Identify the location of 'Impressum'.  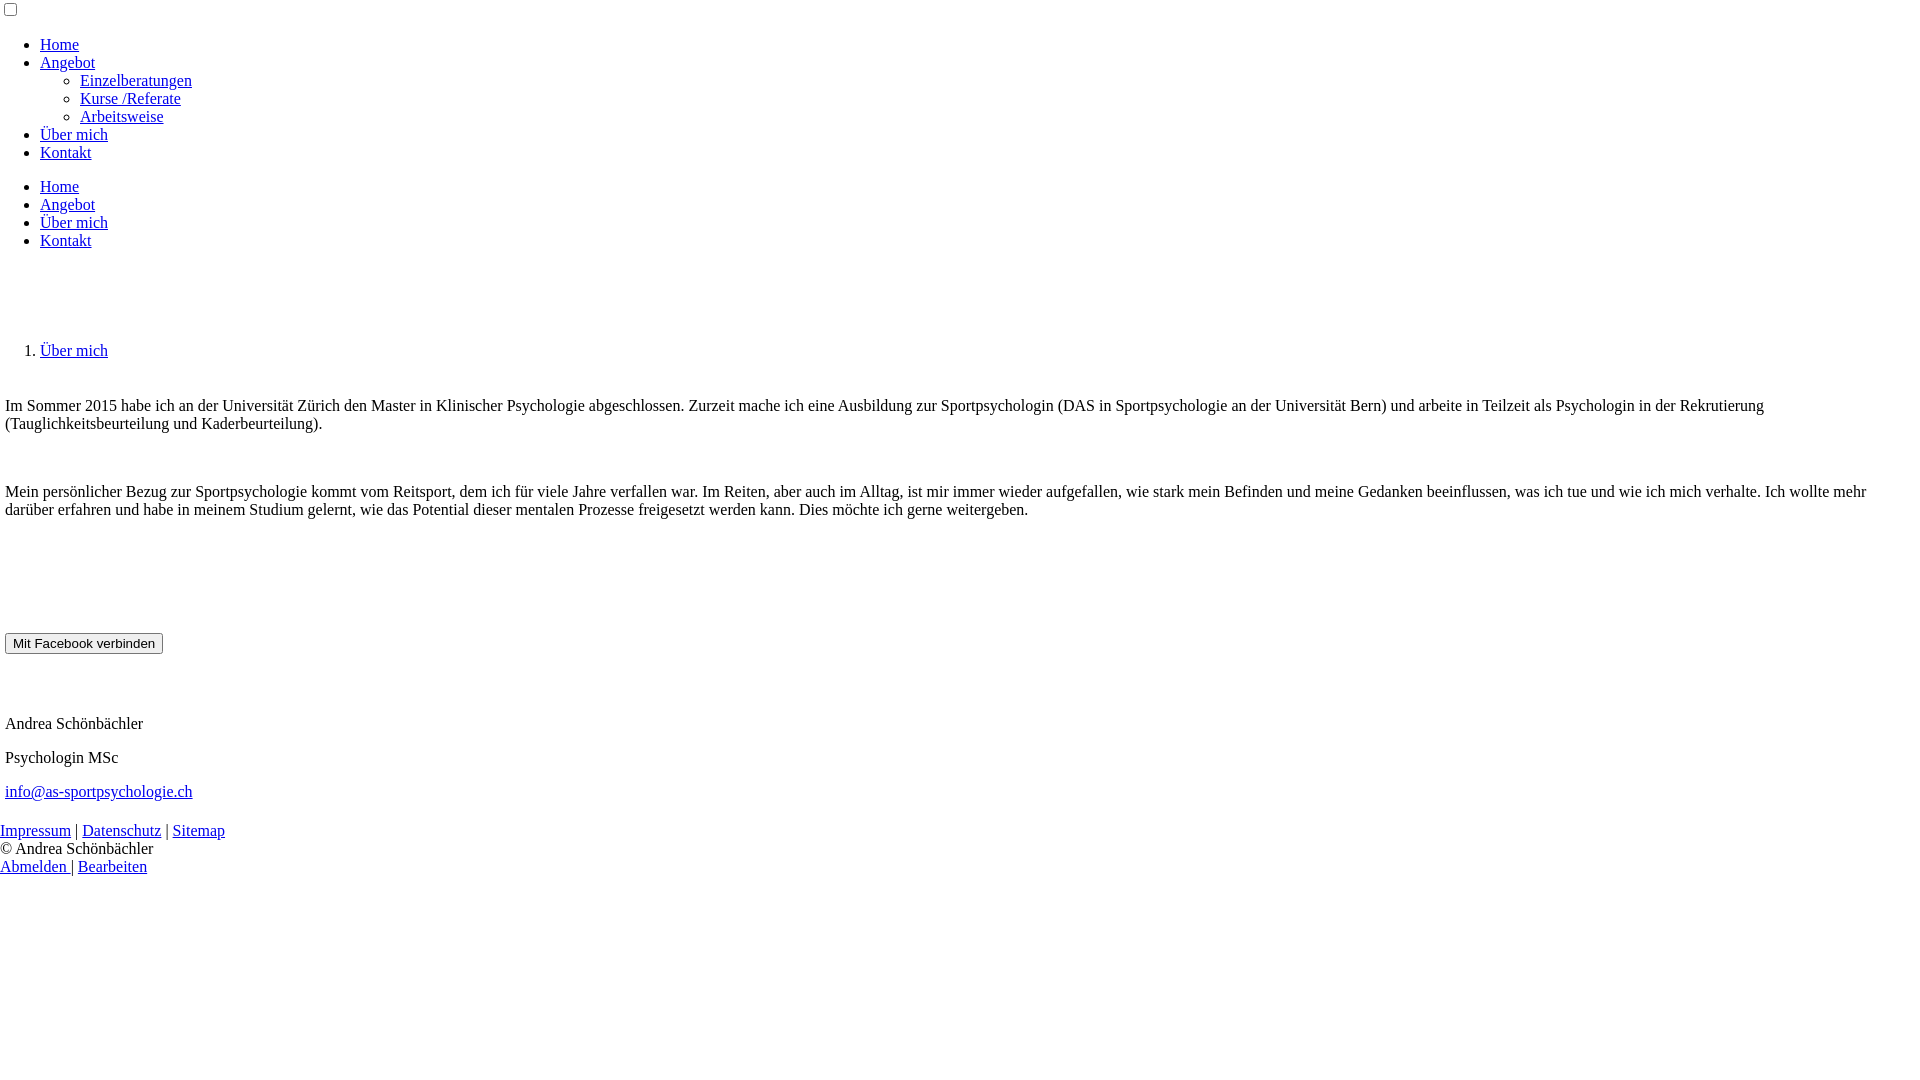
(35, 830).